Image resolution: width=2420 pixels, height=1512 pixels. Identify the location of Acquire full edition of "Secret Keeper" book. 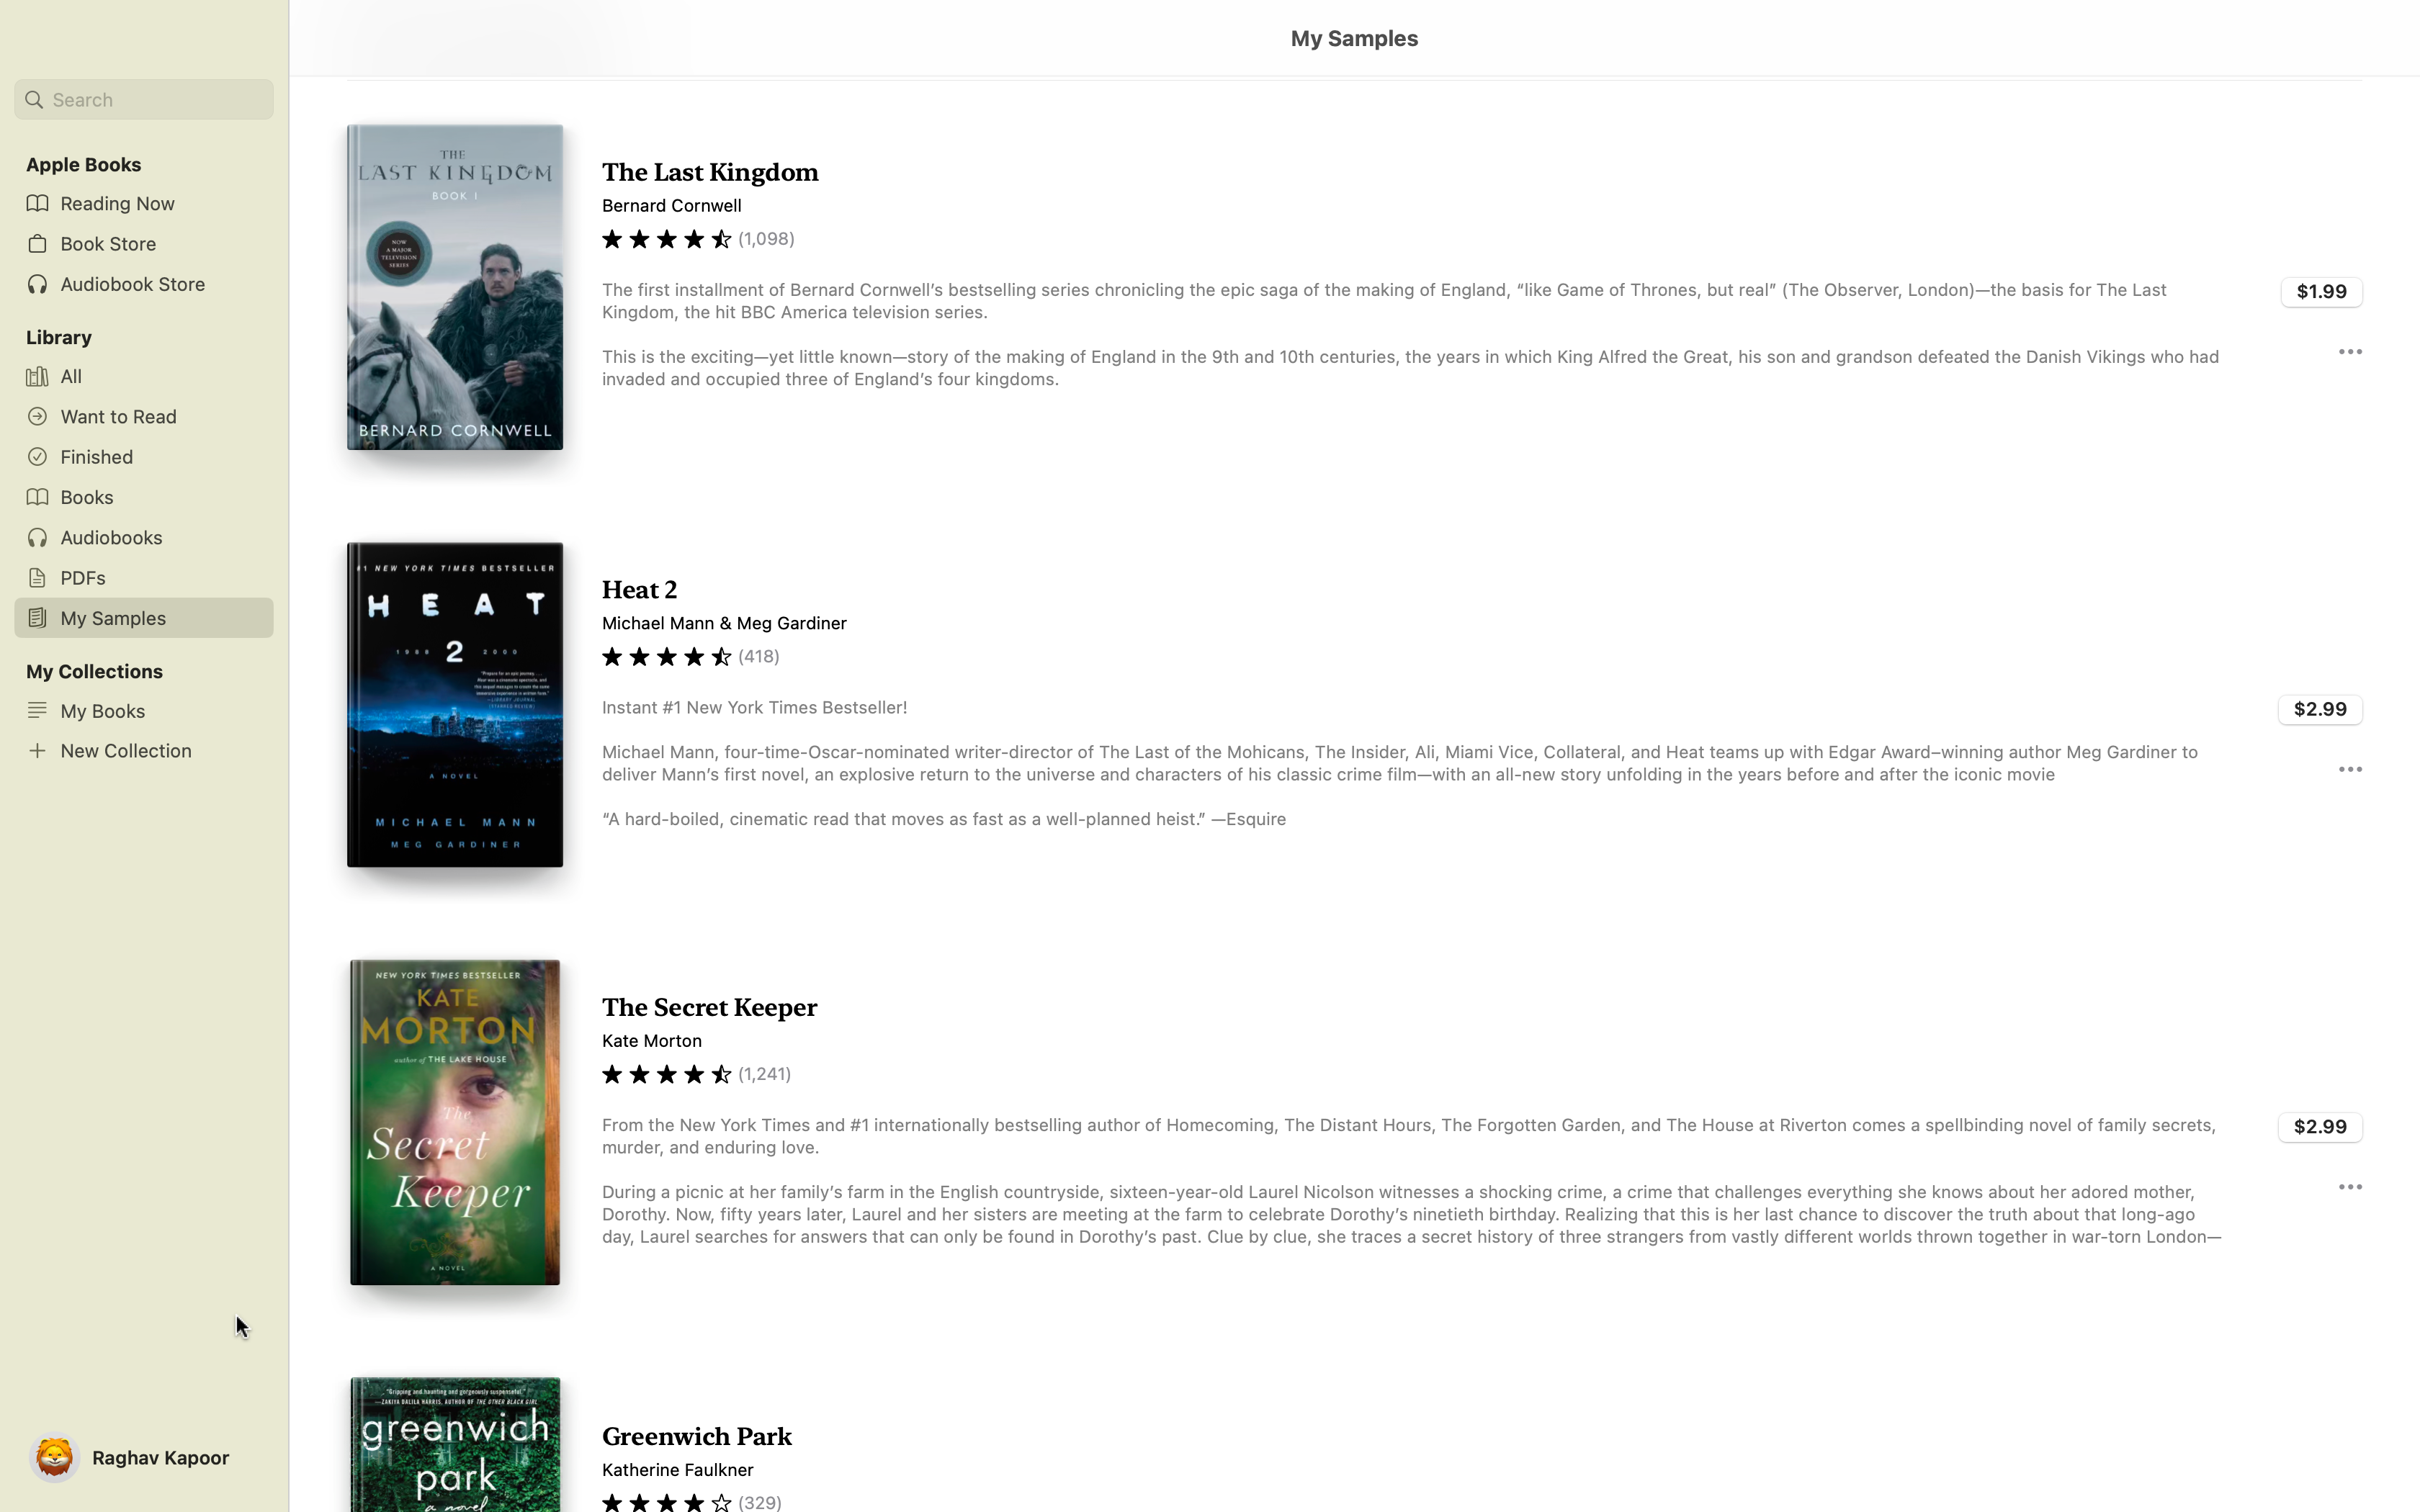
(2321, 1123).